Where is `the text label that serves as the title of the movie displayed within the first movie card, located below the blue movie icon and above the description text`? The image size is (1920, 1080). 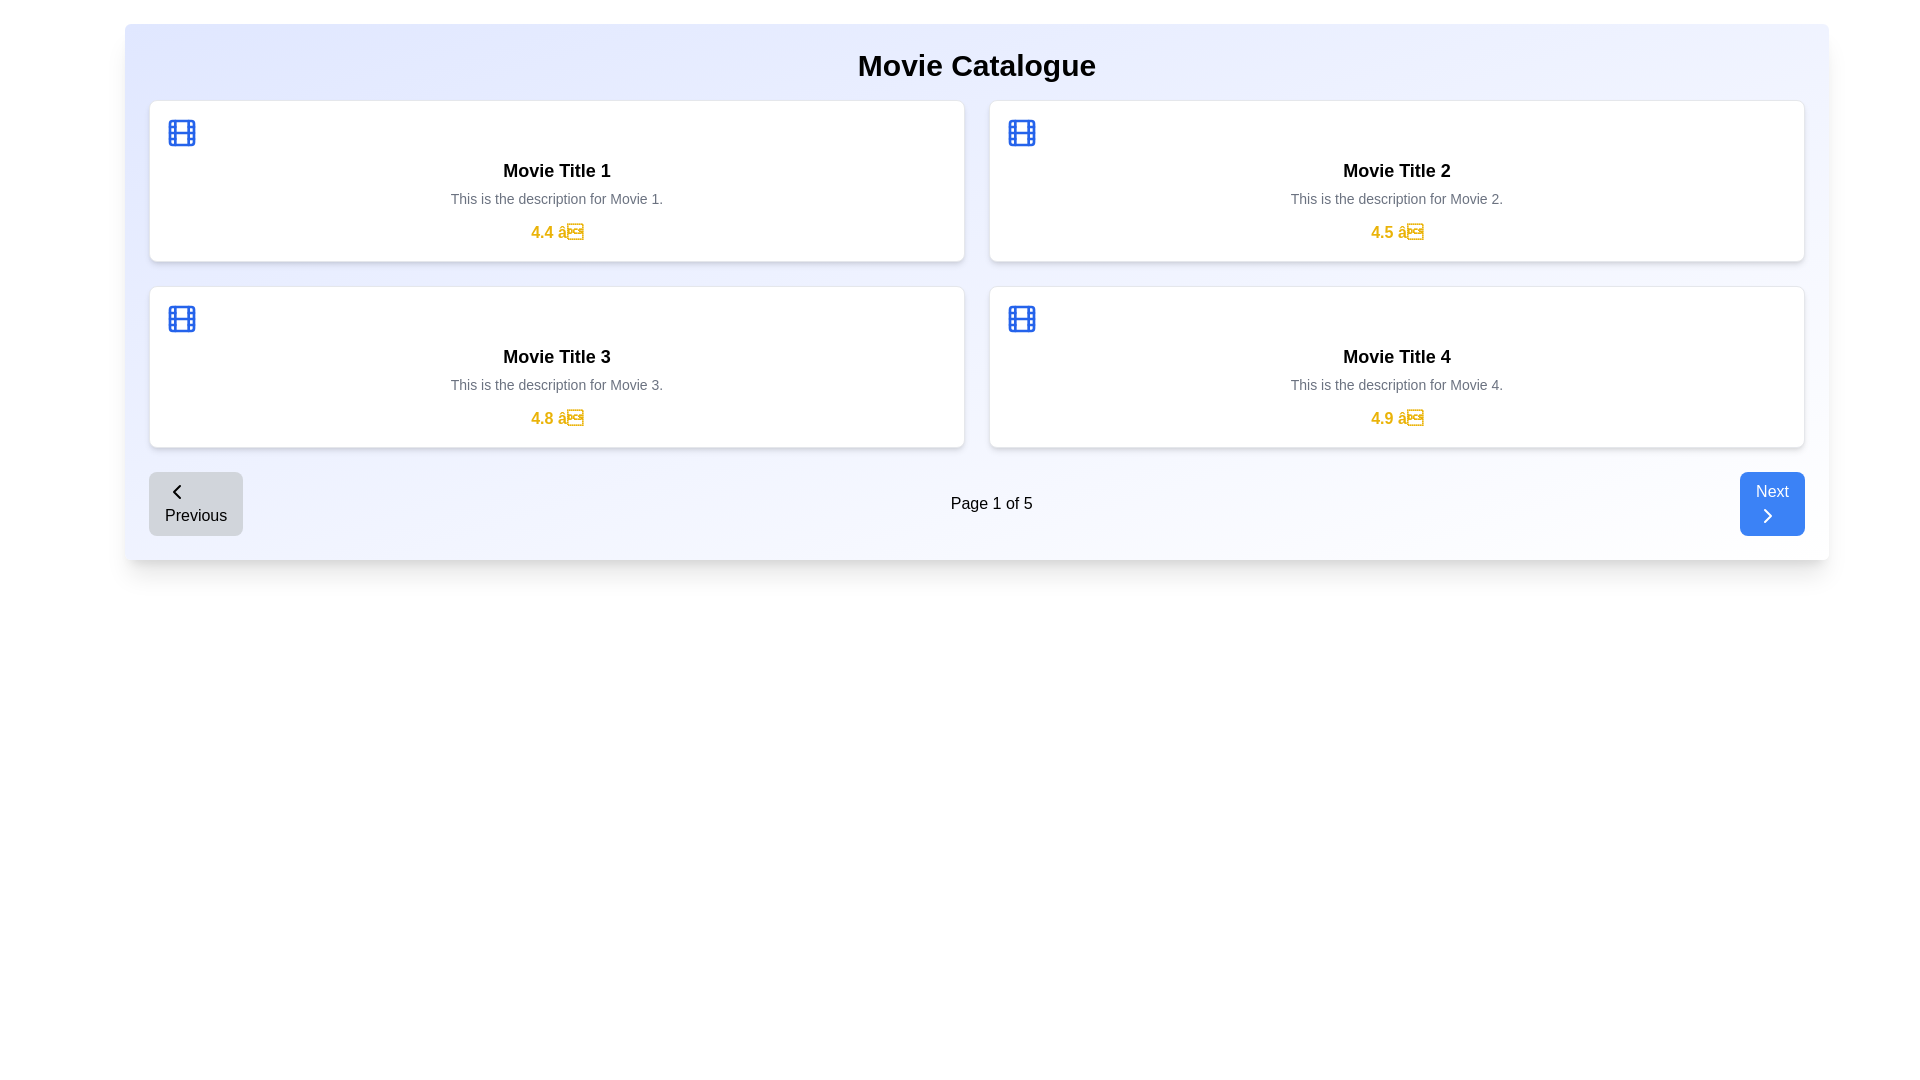 the text label that serves as the title of the movie displayed within the first movie card, located below the blue movie icon and above the description text is located at coordinates (556, 169).